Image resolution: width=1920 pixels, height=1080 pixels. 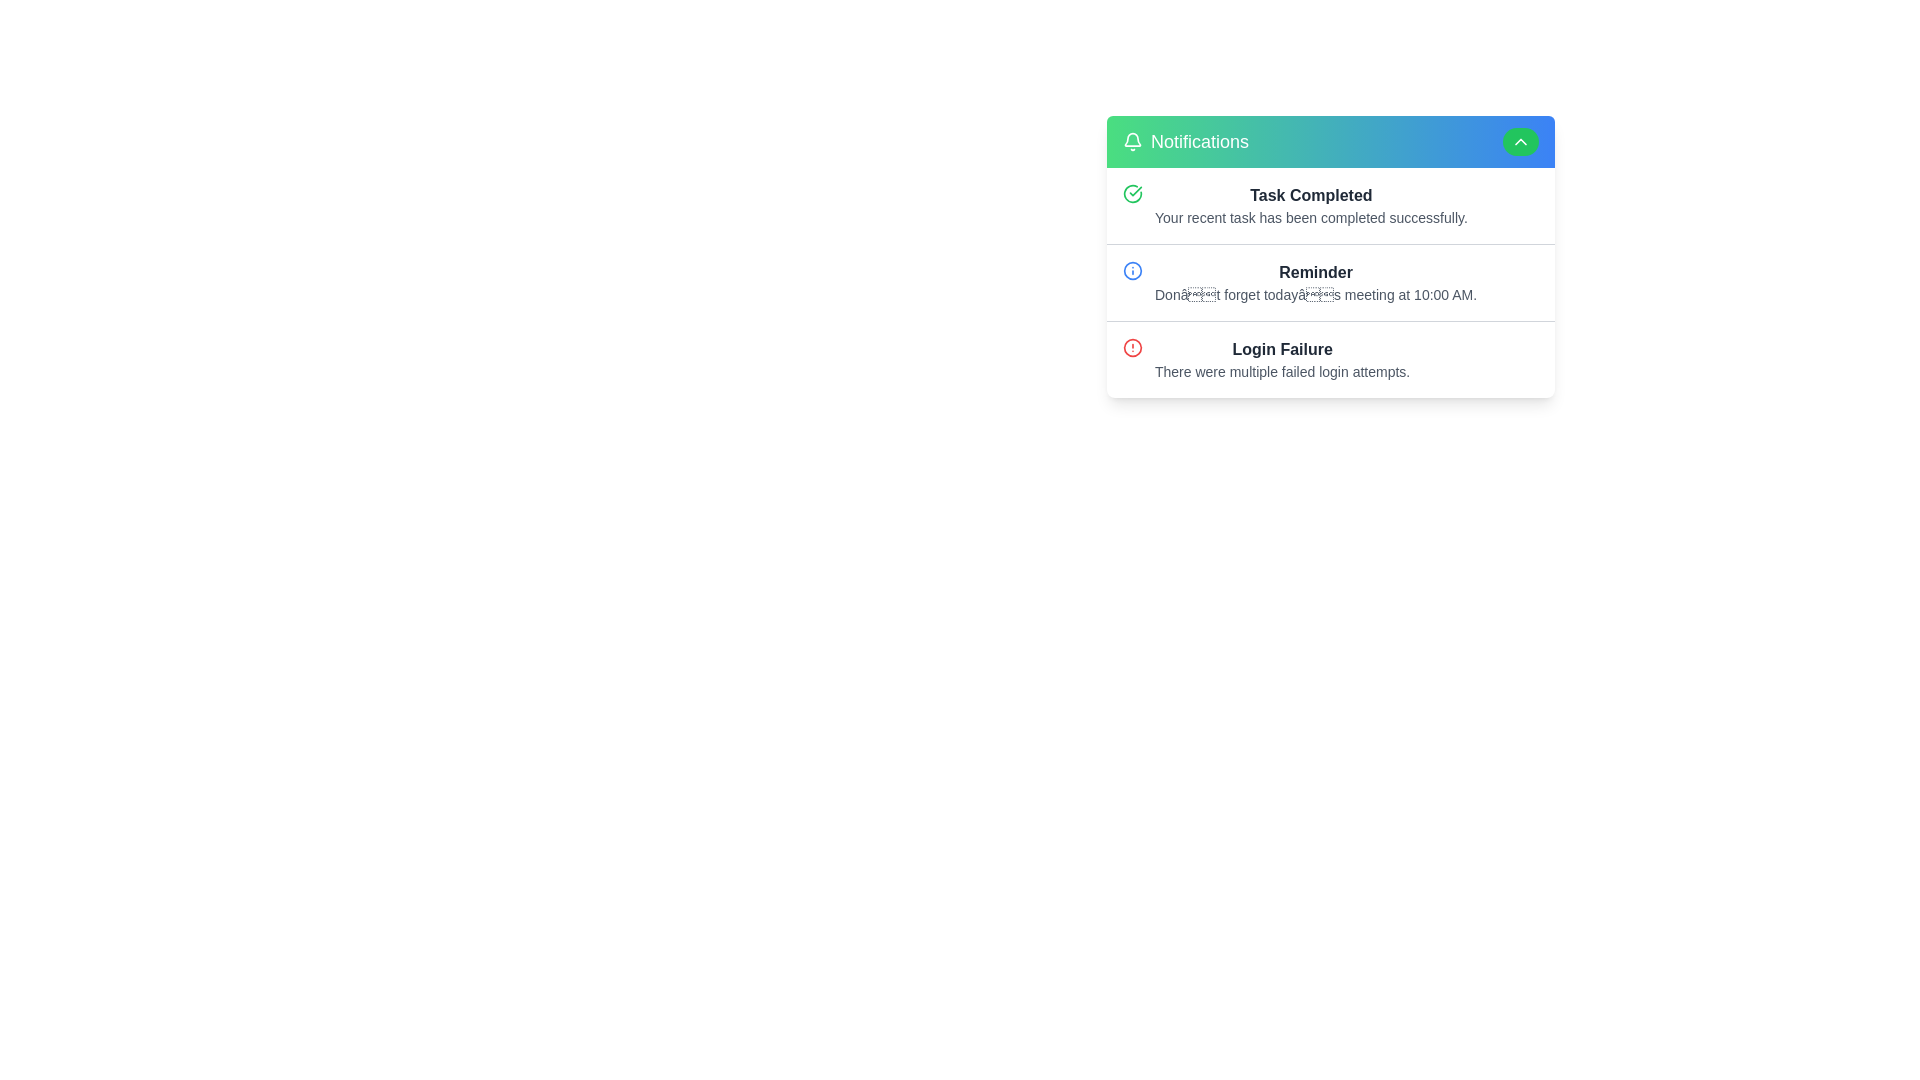 I want to click on the circular green button with a white upward-pointing chevron icon located at the top-right corner of the 'Notifications' header section, so click(x=1520, y=141).